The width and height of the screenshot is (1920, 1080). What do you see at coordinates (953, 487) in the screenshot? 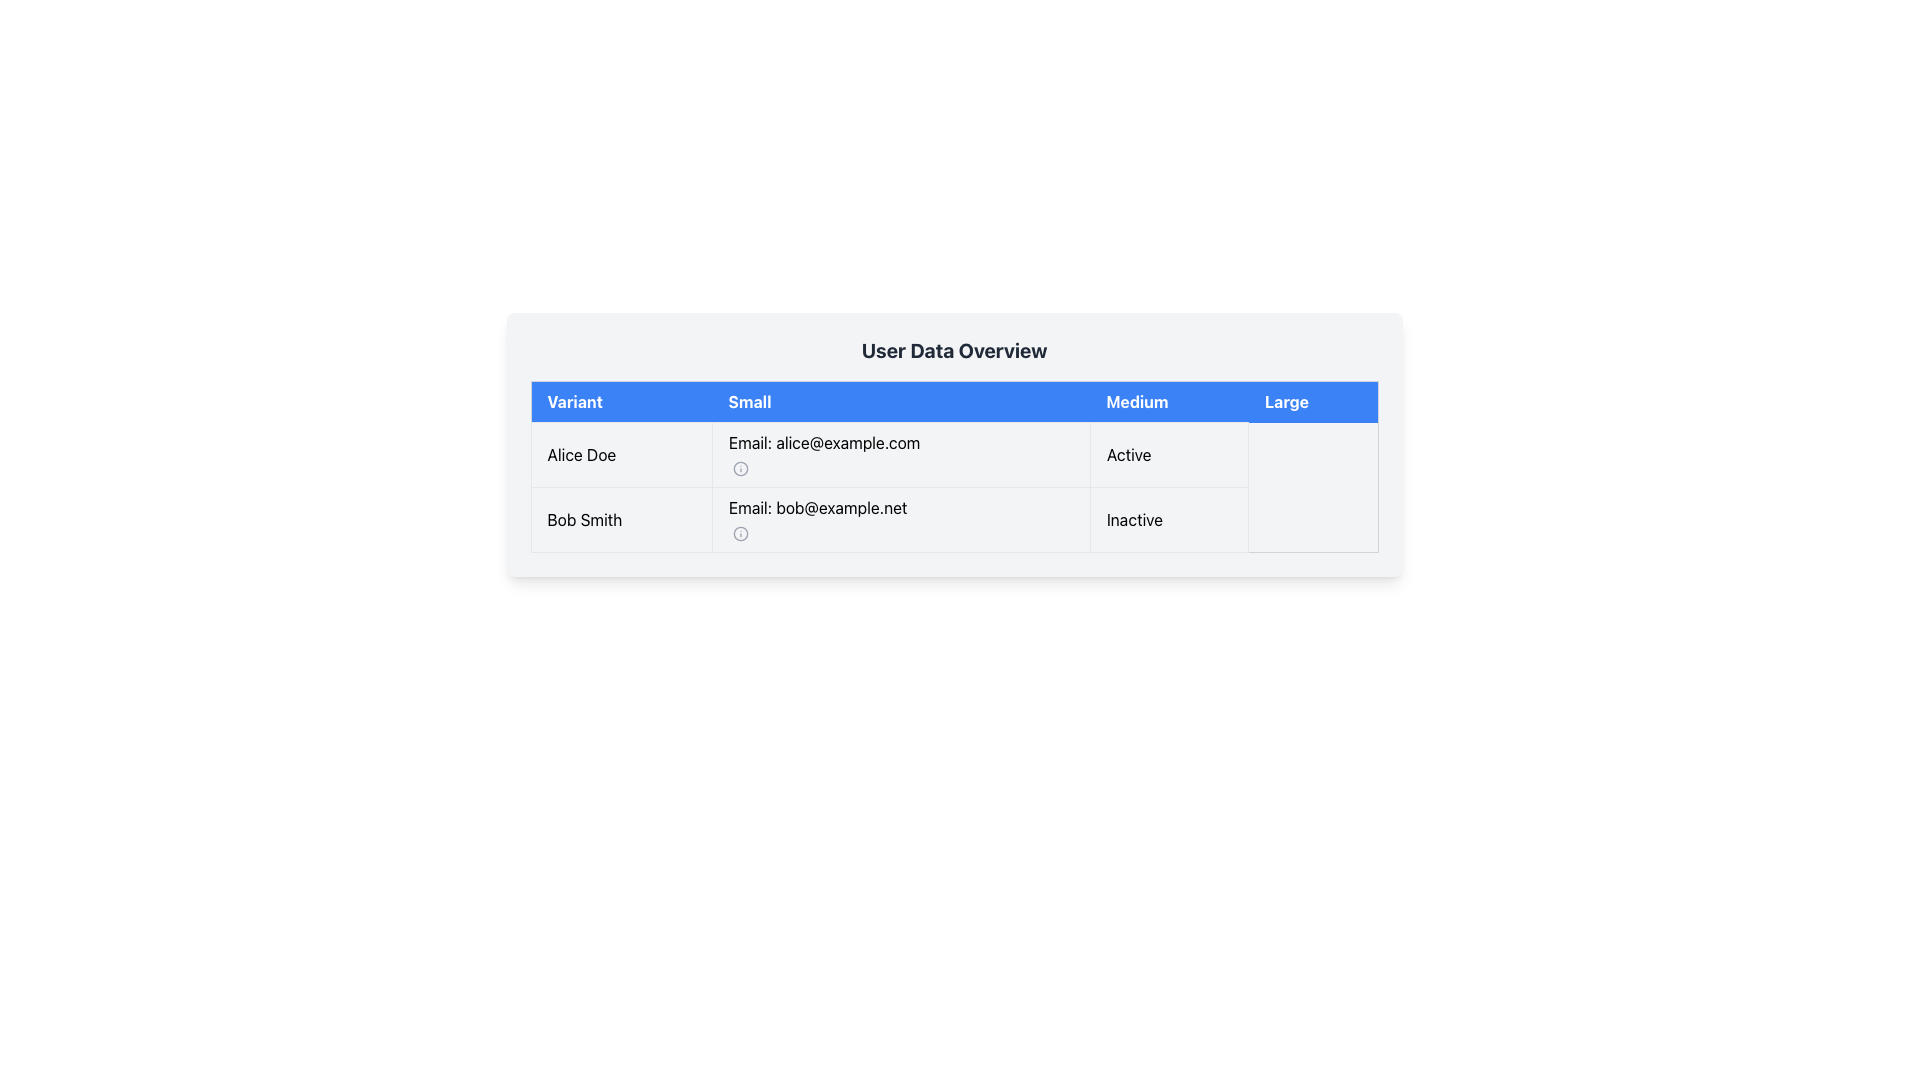
I see `the empty table cell in the second row of the 'Medium' column, which is part of the user information table for Bob Smith` at bounding box center [953, 487].